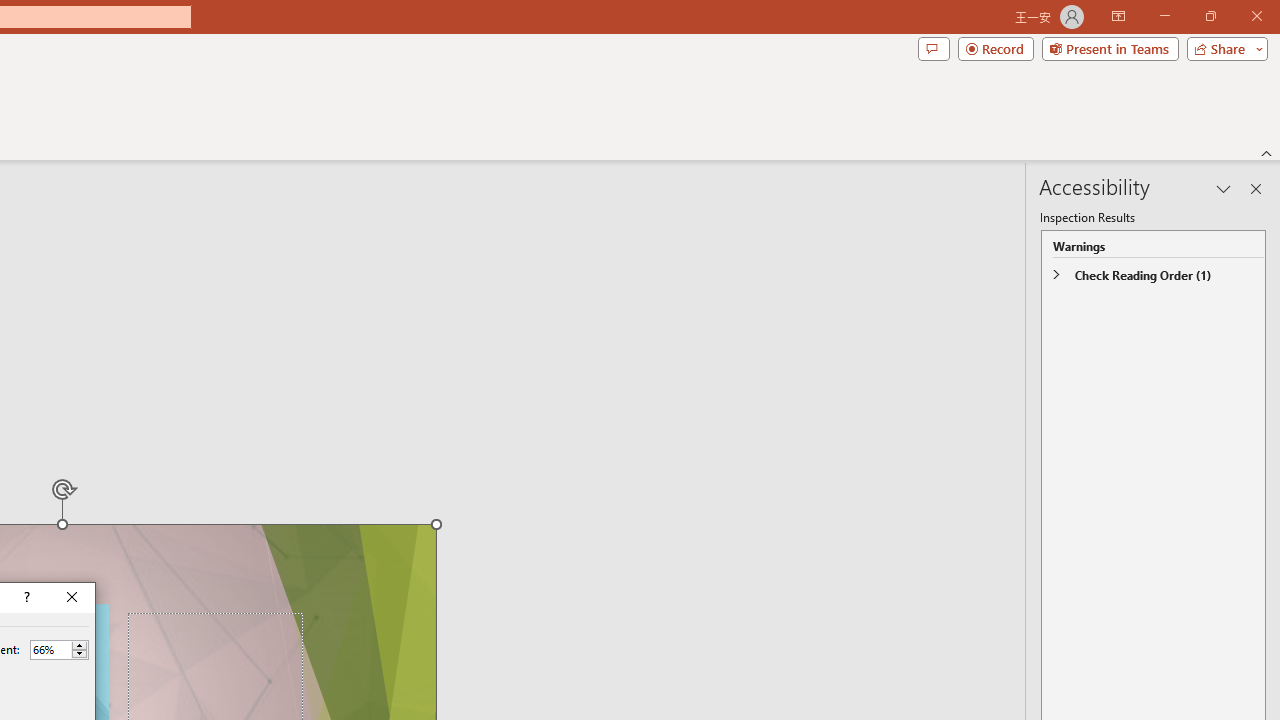 This screenshot has height=720, width=1280. I want to click on 'Less', so click(79, 654).